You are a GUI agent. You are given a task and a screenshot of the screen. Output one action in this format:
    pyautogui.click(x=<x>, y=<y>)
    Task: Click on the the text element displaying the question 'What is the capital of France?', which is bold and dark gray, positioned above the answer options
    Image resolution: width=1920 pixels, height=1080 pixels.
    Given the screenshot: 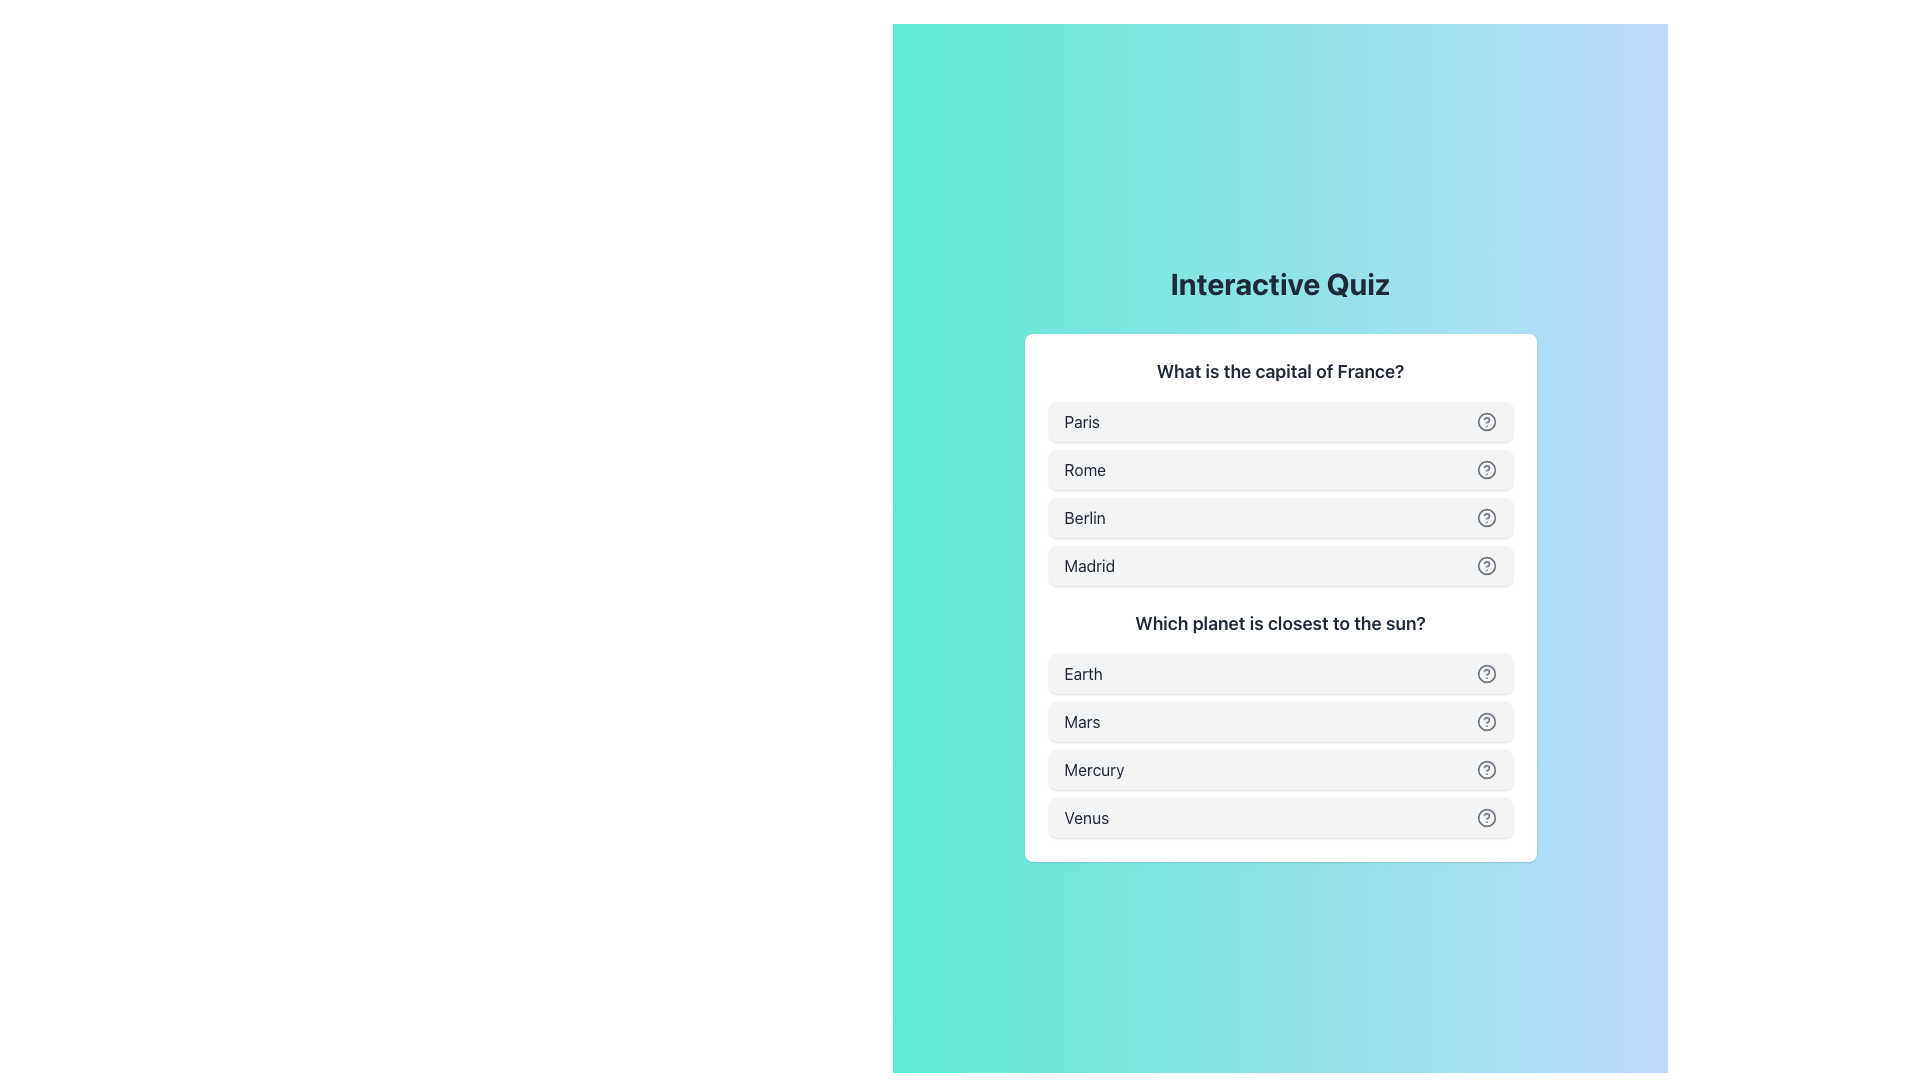 What is the action you would take?
    pyautogui.click(x=1280, y=371)
    